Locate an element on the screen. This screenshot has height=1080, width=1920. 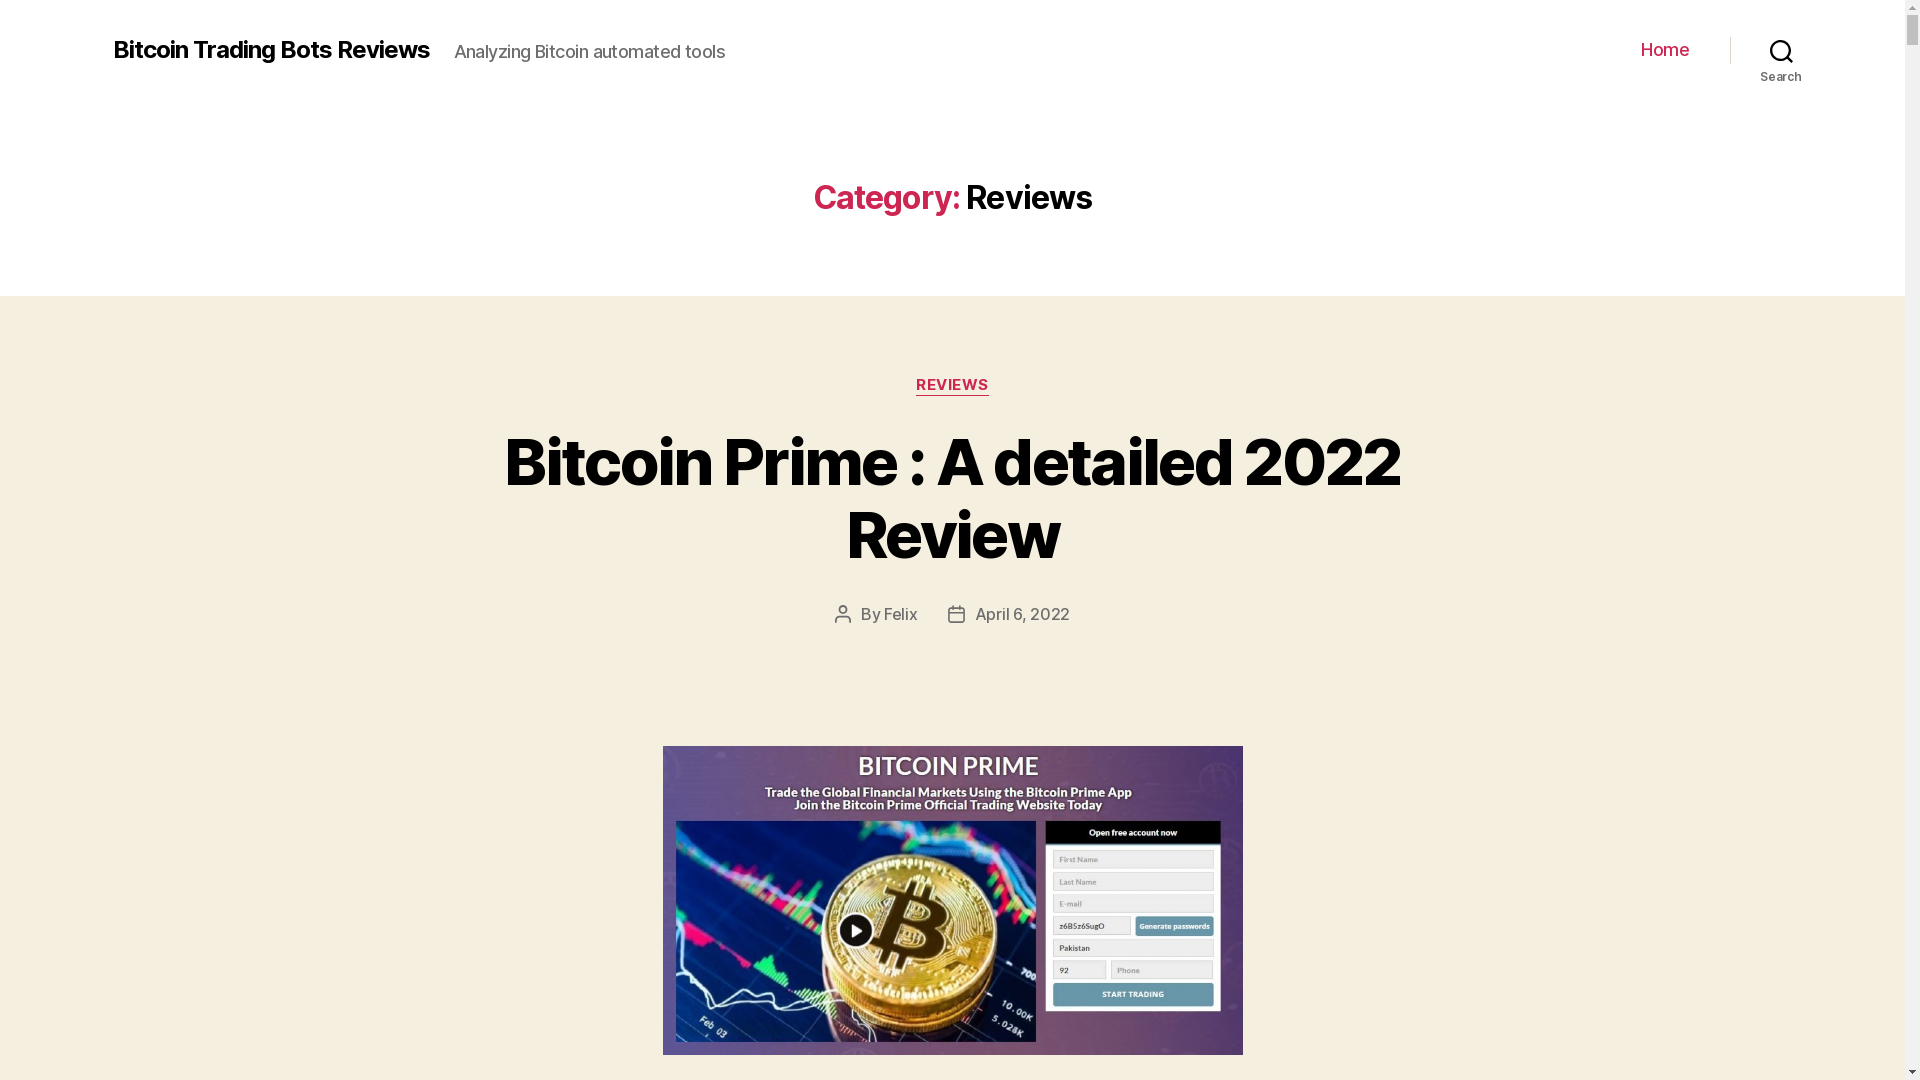
'Bitcoin Trading Bots Reviews' is located at coordinates (269, 49).